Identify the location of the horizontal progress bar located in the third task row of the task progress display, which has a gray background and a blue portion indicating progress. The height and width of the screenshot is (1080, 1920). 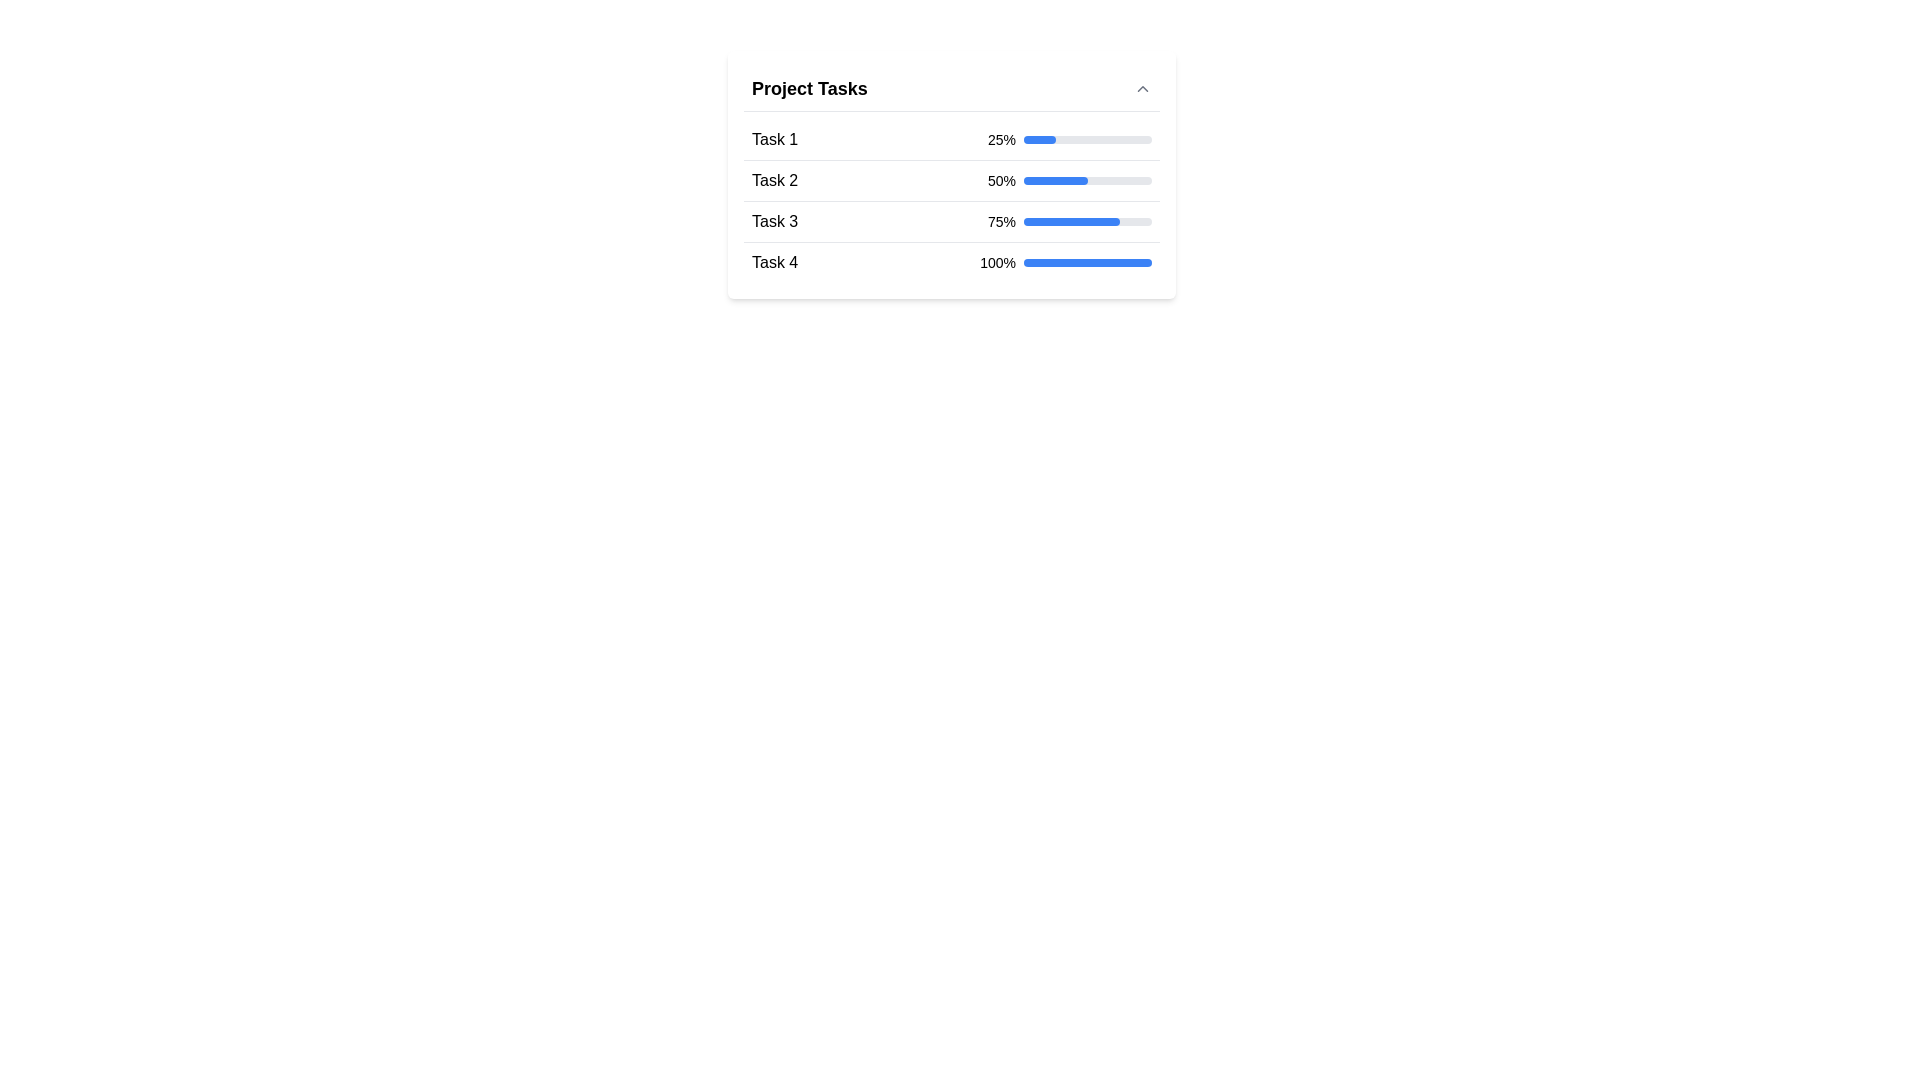
(1087, 222).